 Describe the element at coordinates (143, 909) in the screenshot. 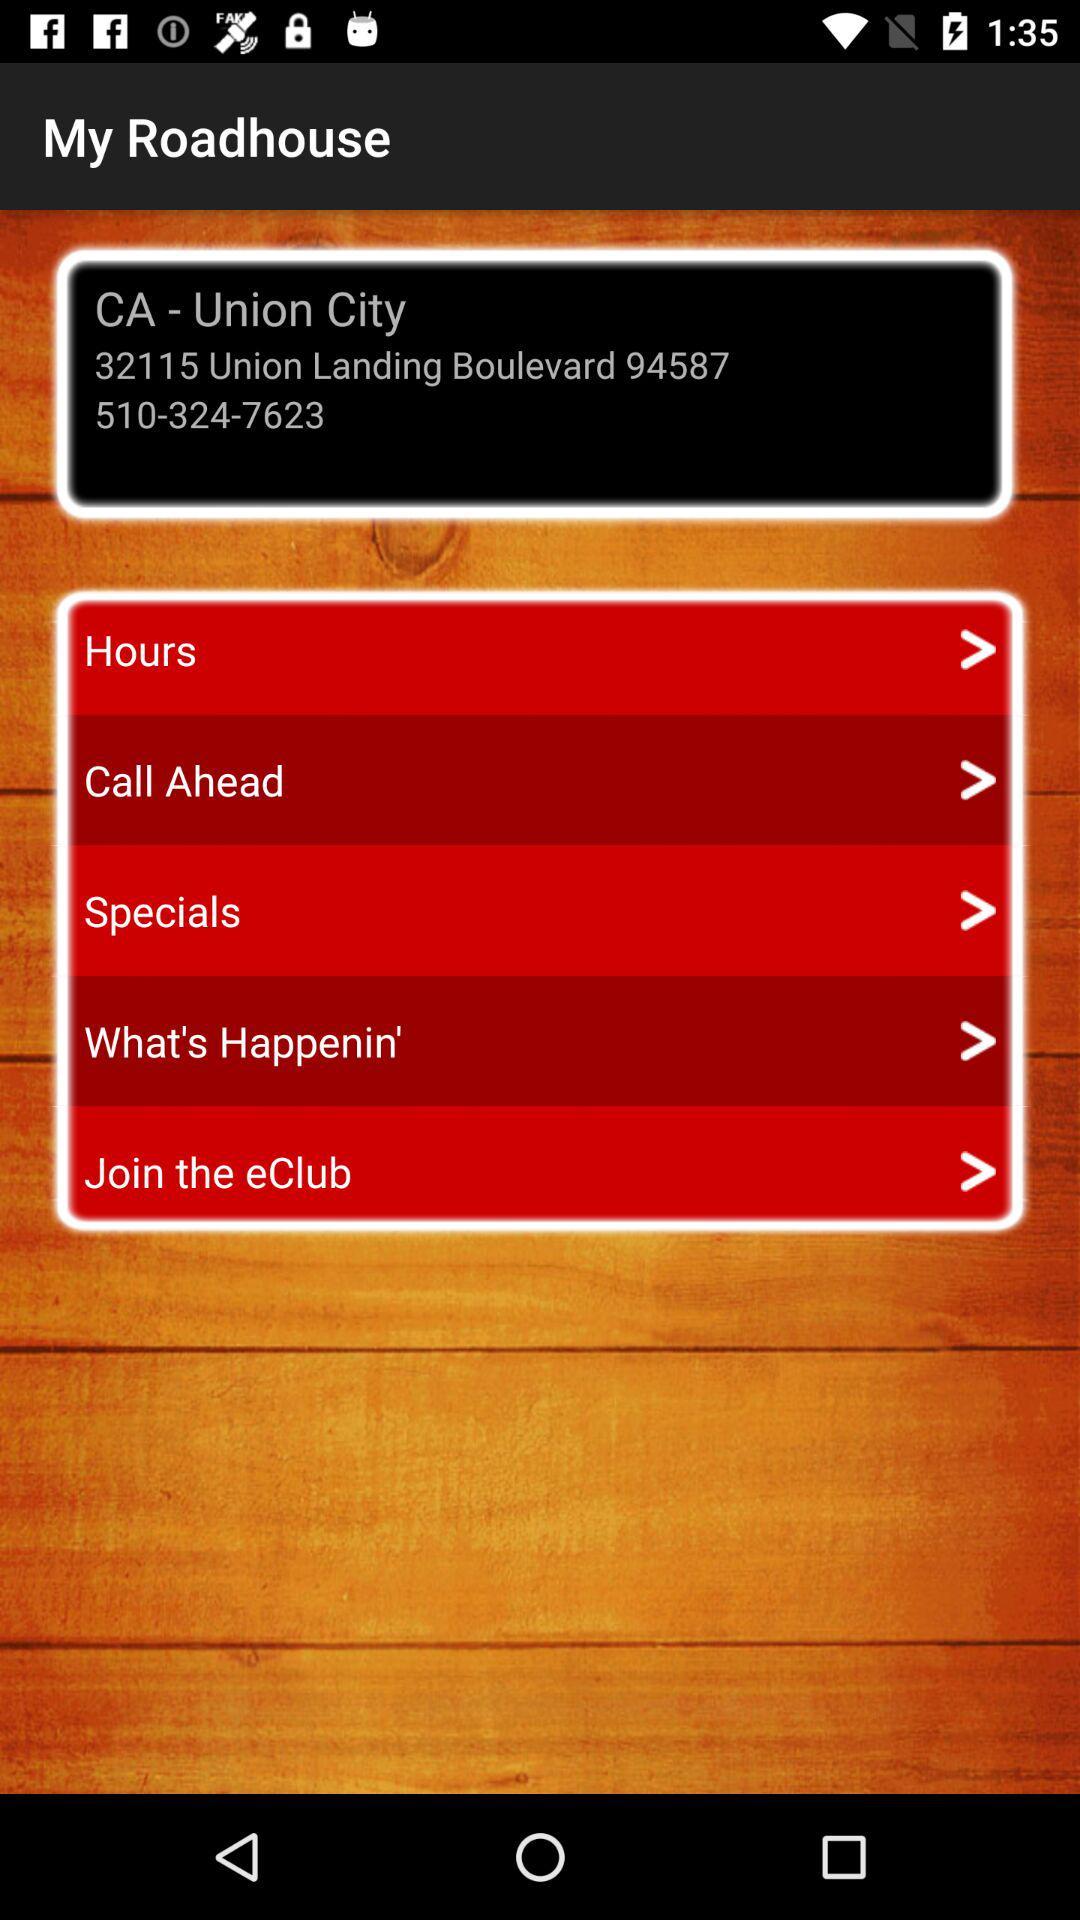

I see `specials` at that location.